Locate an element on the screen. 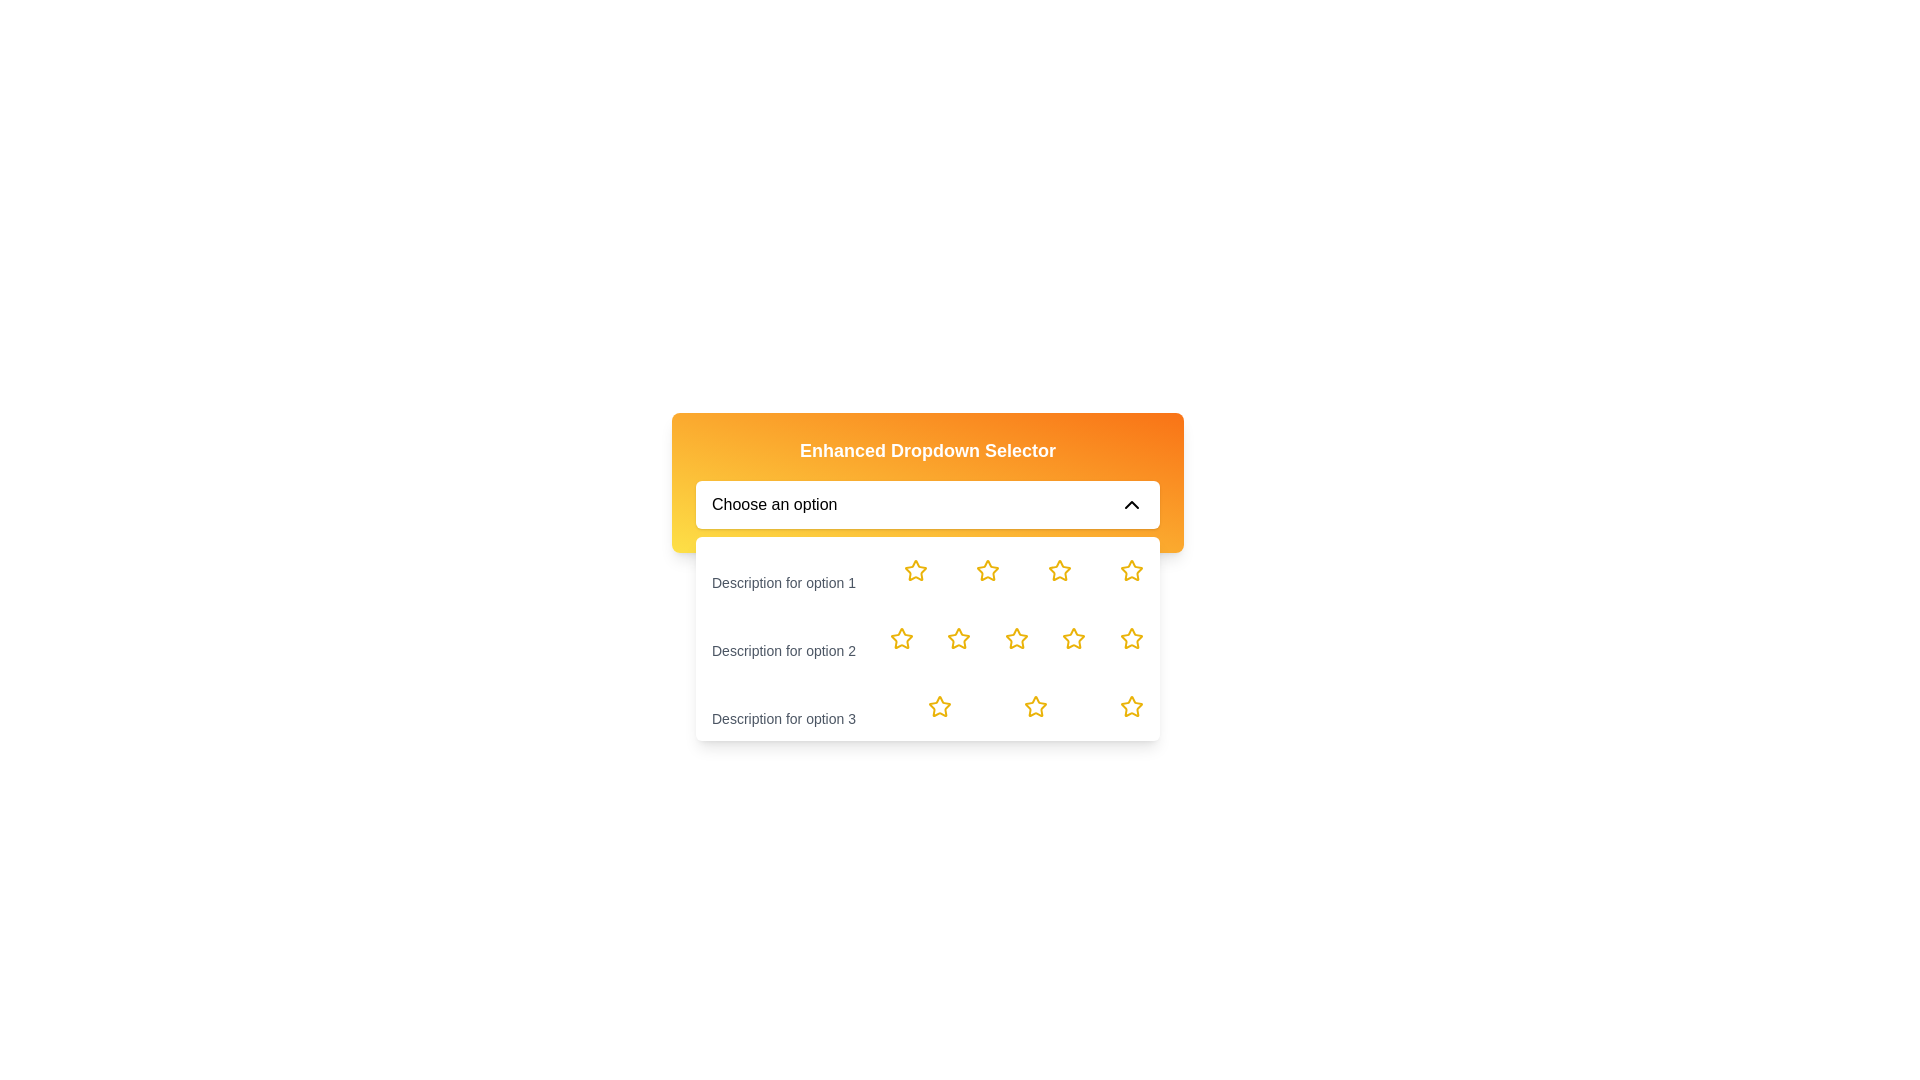 This screenshot has height=1080, width=1920. keyboard navigation is located at coordinates (1132, 705).